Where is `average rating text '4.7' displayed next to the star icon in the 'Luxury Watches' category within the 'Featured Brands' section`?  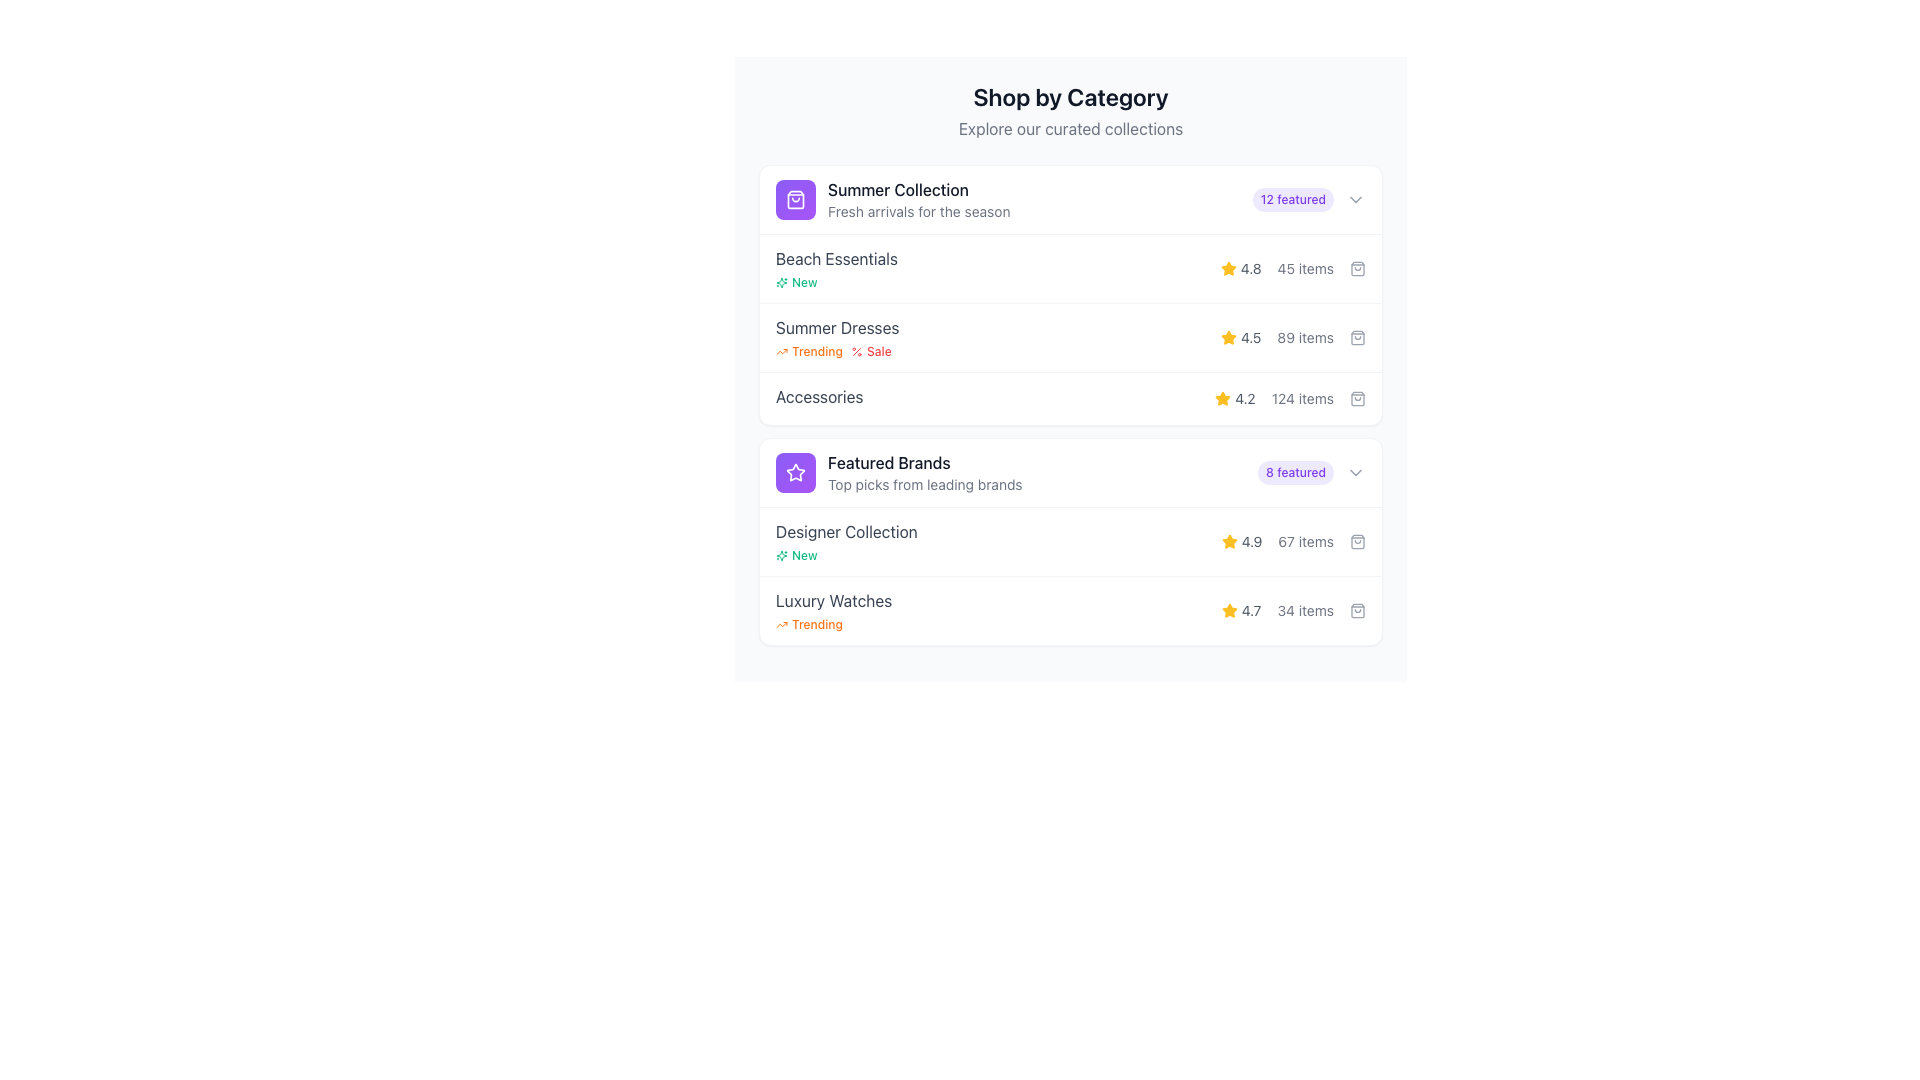
average rating text '4.7' displayed next to the star icon in the 'Luxury Watches' category within the 'Featured Brands' section is located at coordinates (1240, 609).